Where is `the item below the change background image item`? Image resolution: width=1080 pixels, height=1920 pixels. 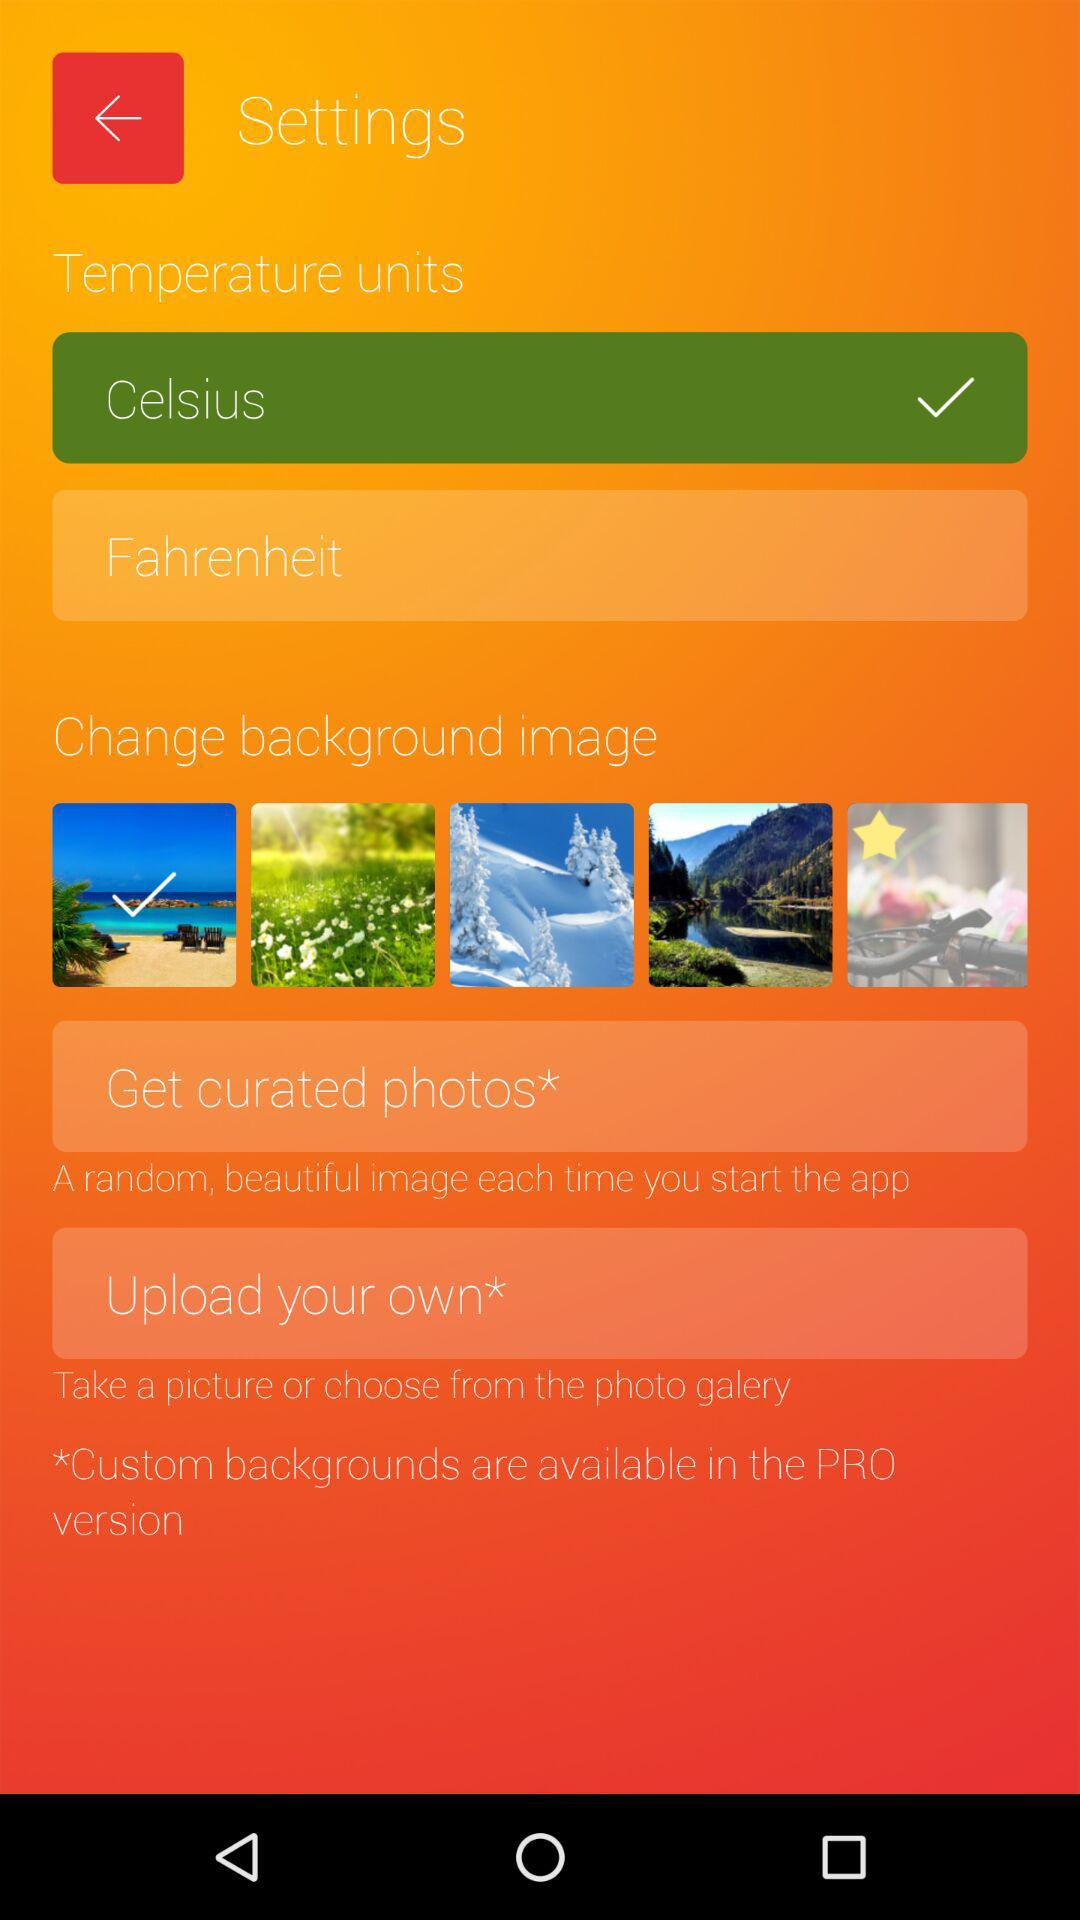
the item below the change background image item is located at coordinates (143, 894).